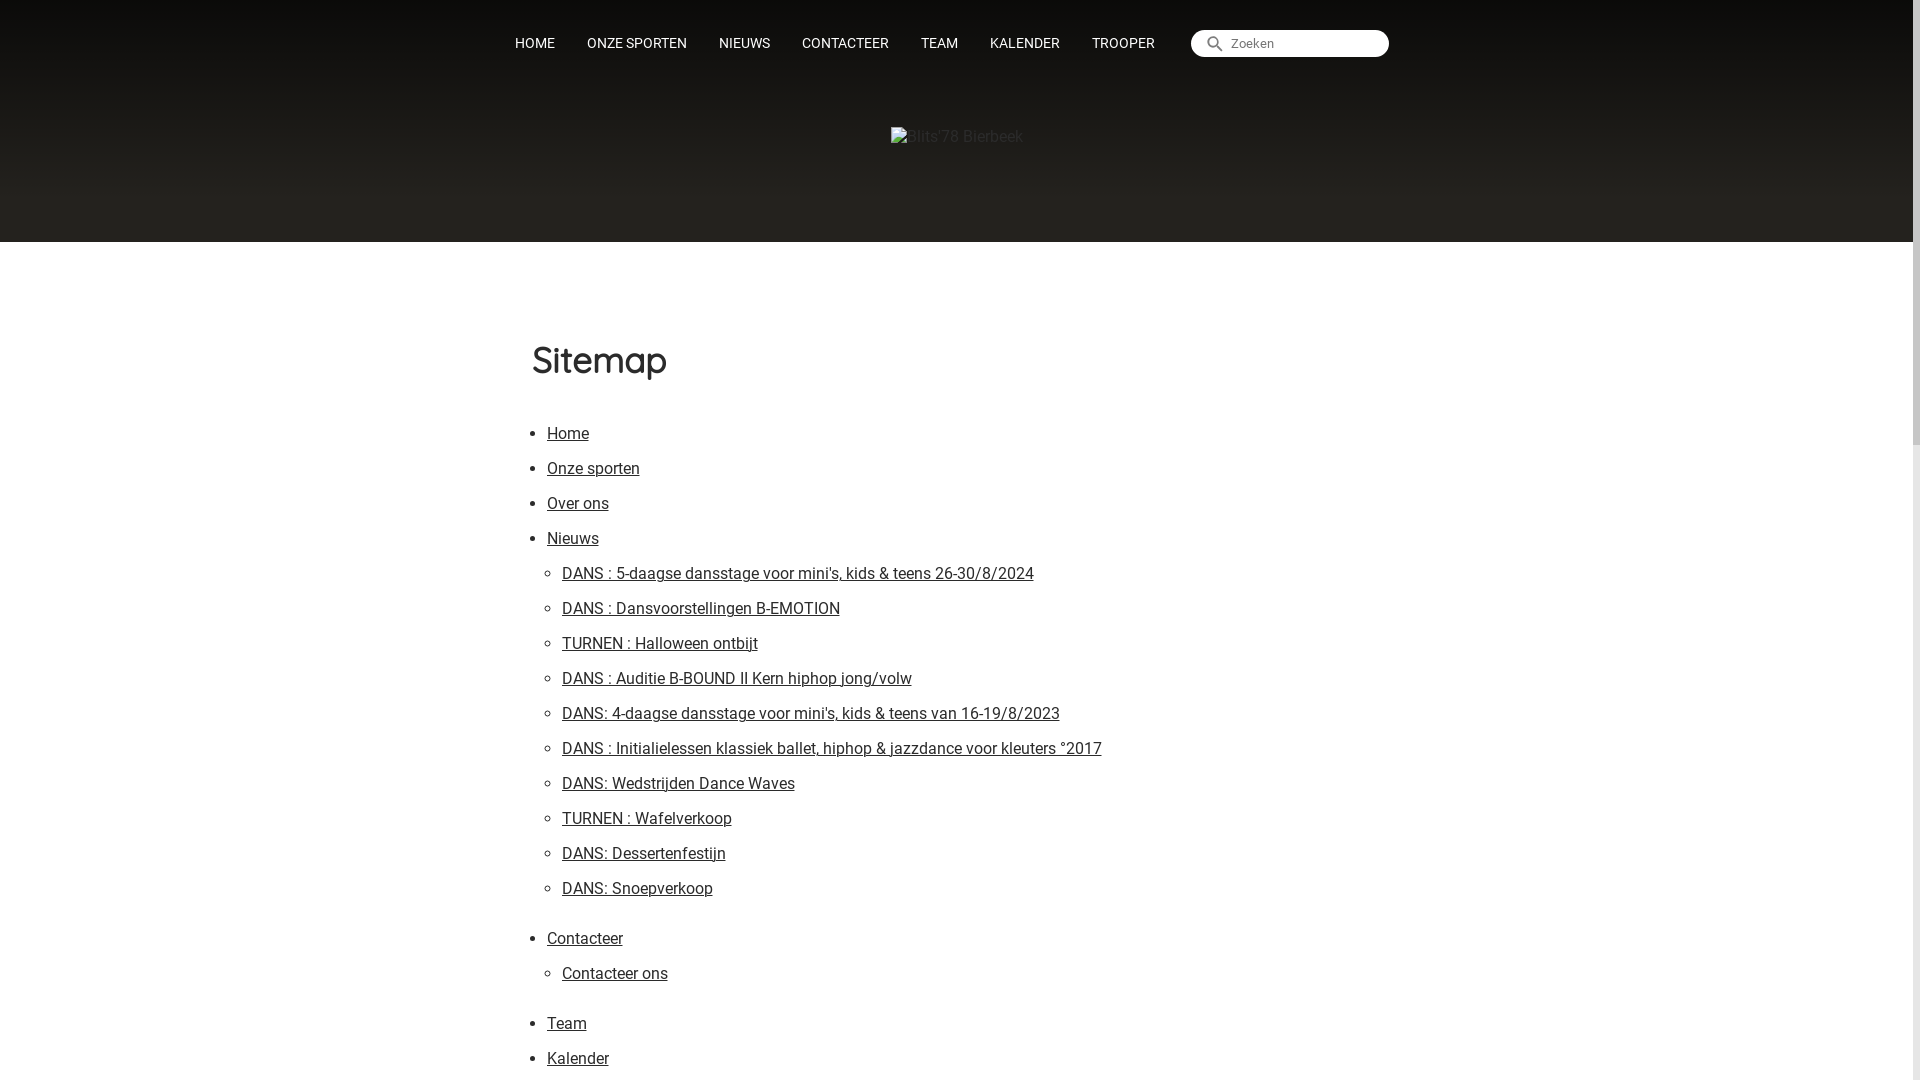 The width and height of the screenshot is (1920, 1080). I want to click on 'Onze sporten', so click(591, 471).